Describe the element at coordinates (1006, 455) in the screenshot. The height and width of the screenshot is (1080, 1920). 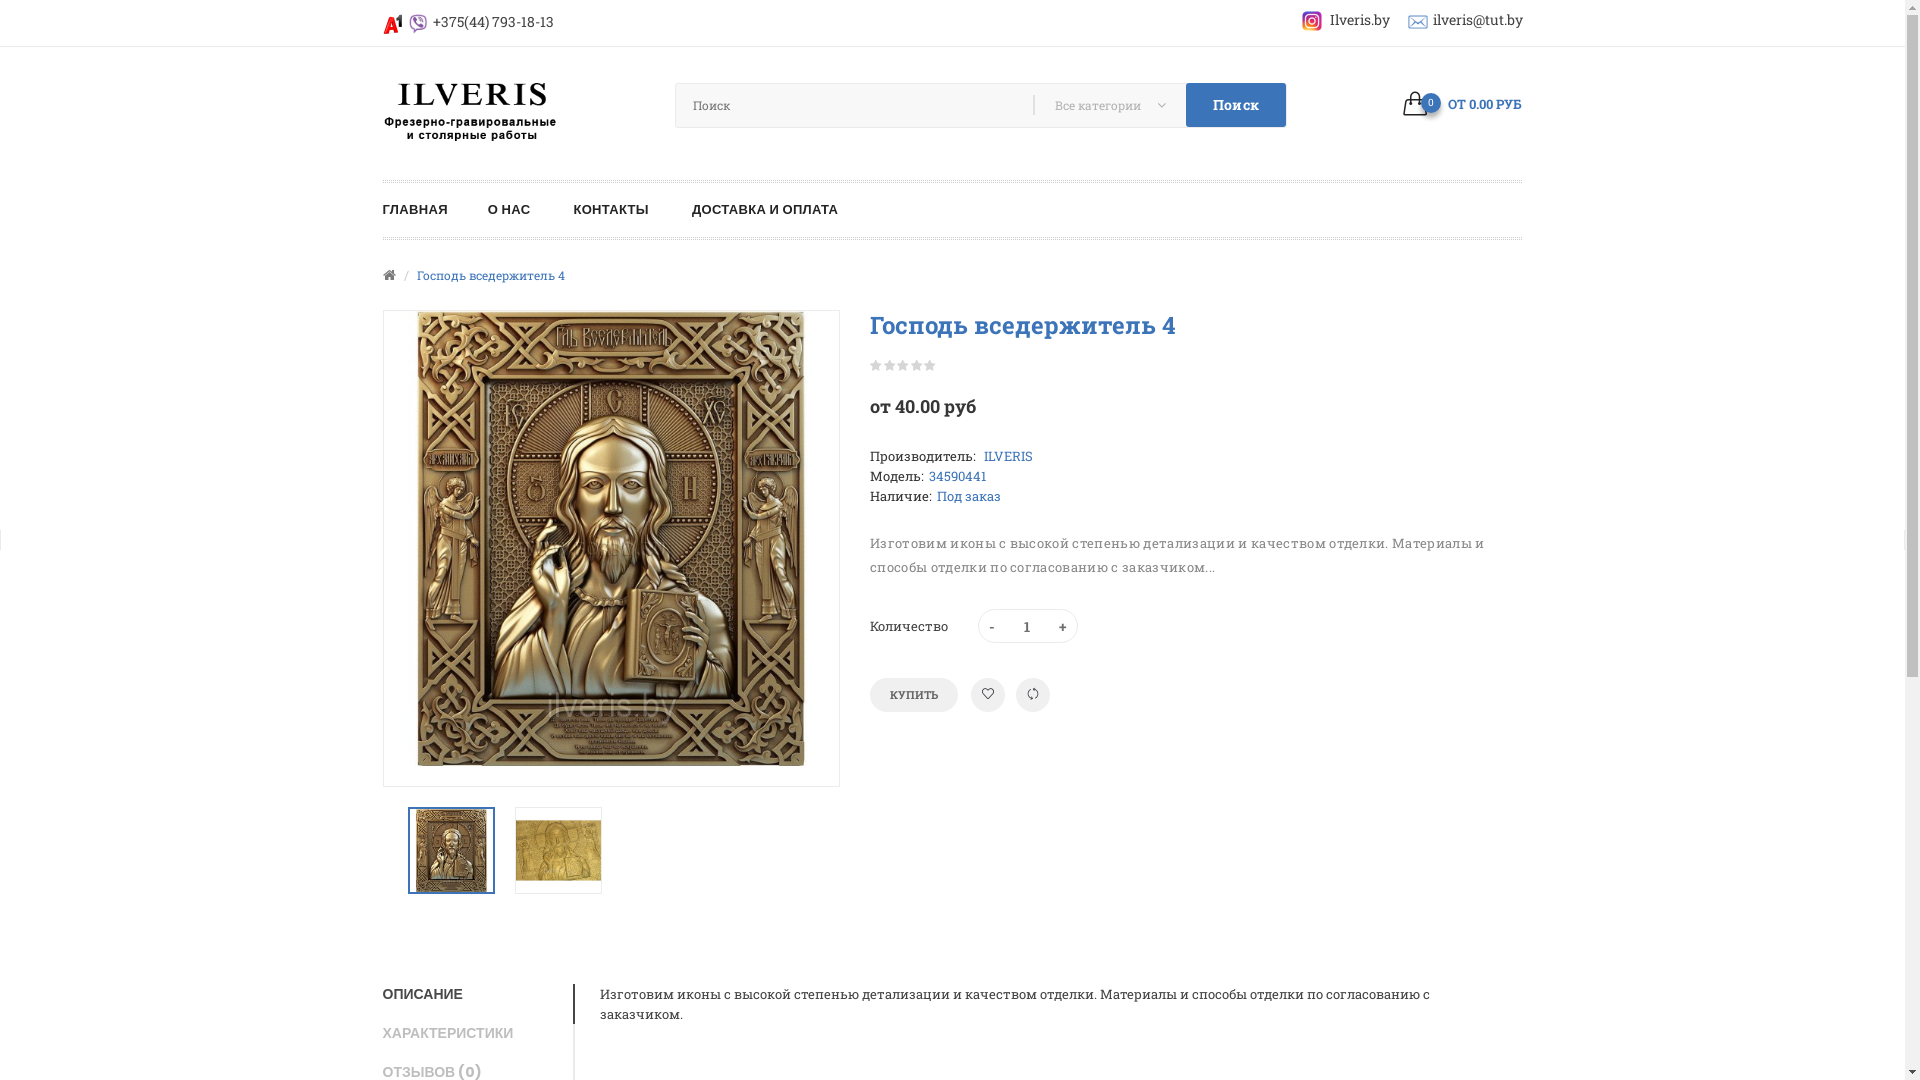
I see `'ILVERIS'` at that location.